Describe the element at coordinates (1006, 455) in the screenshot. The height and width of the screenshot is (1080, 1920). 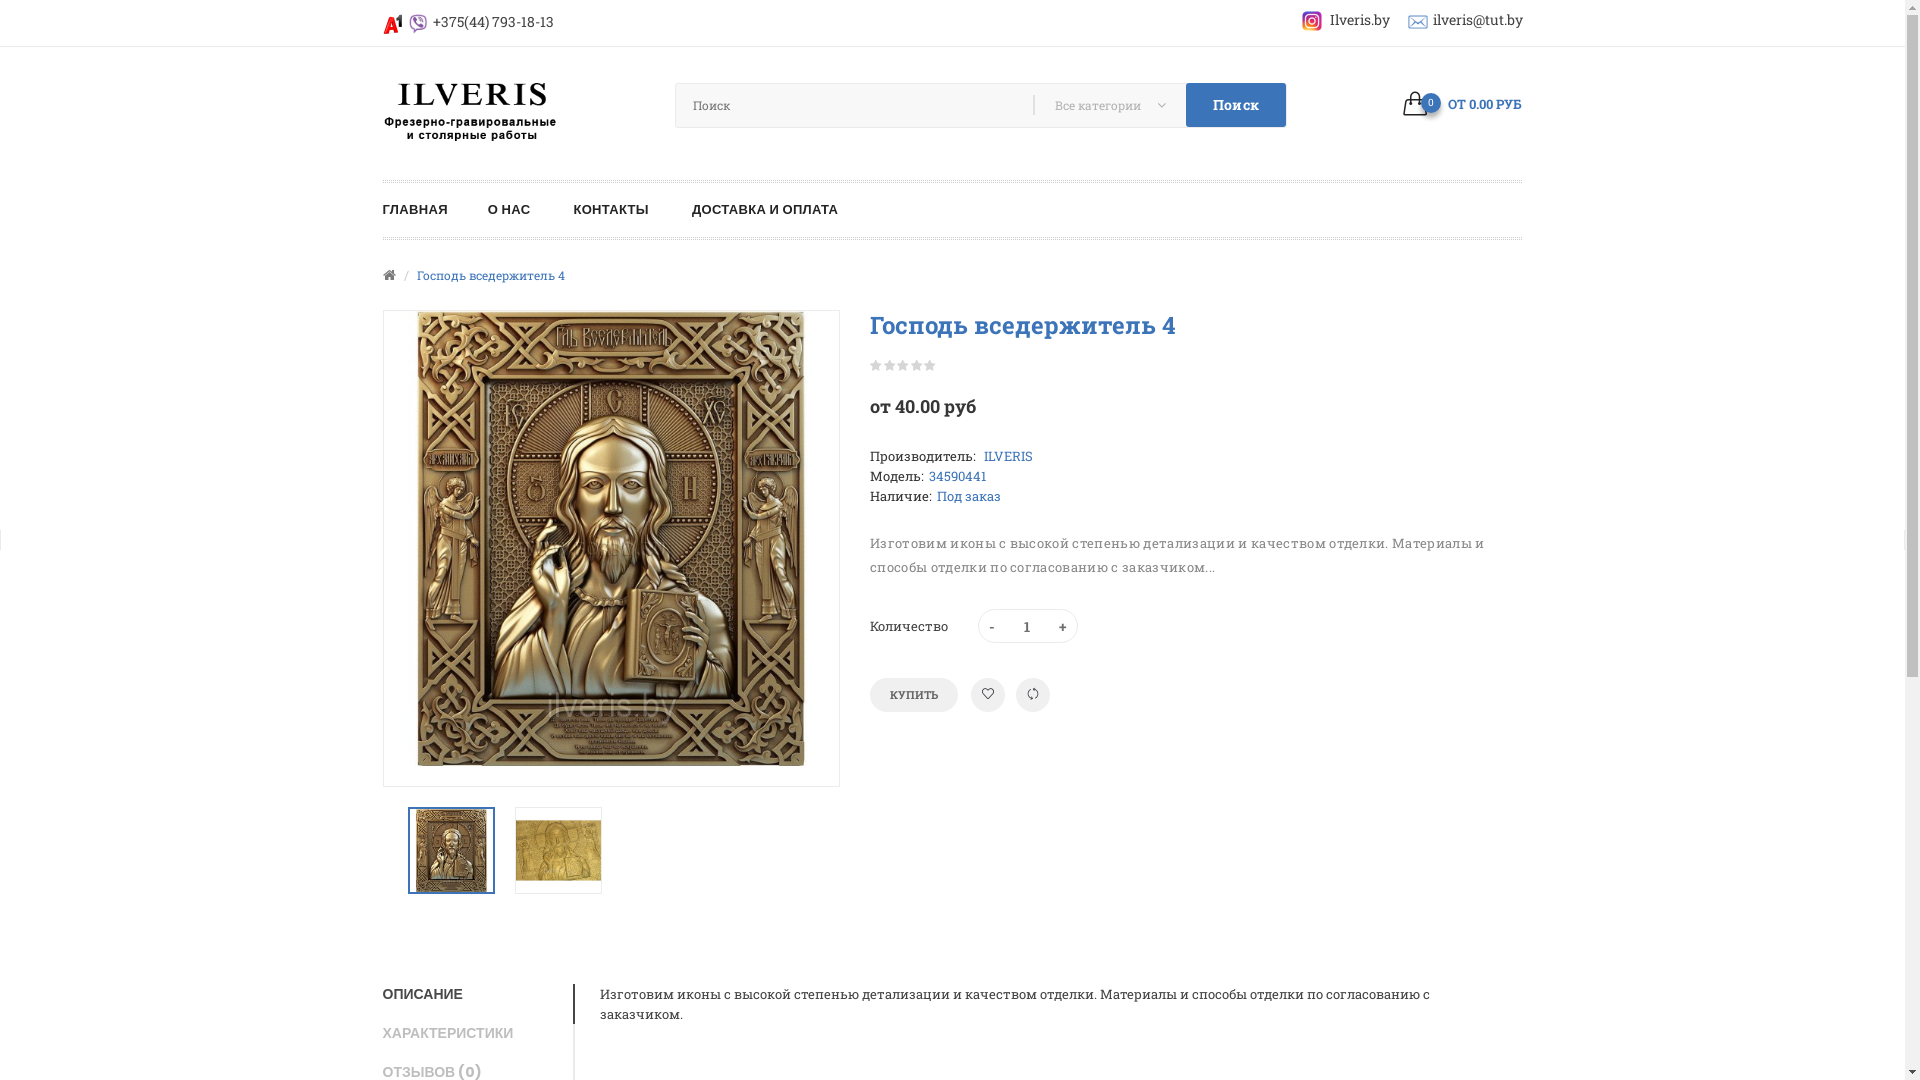
I see `'ILVERIS'` at that location.